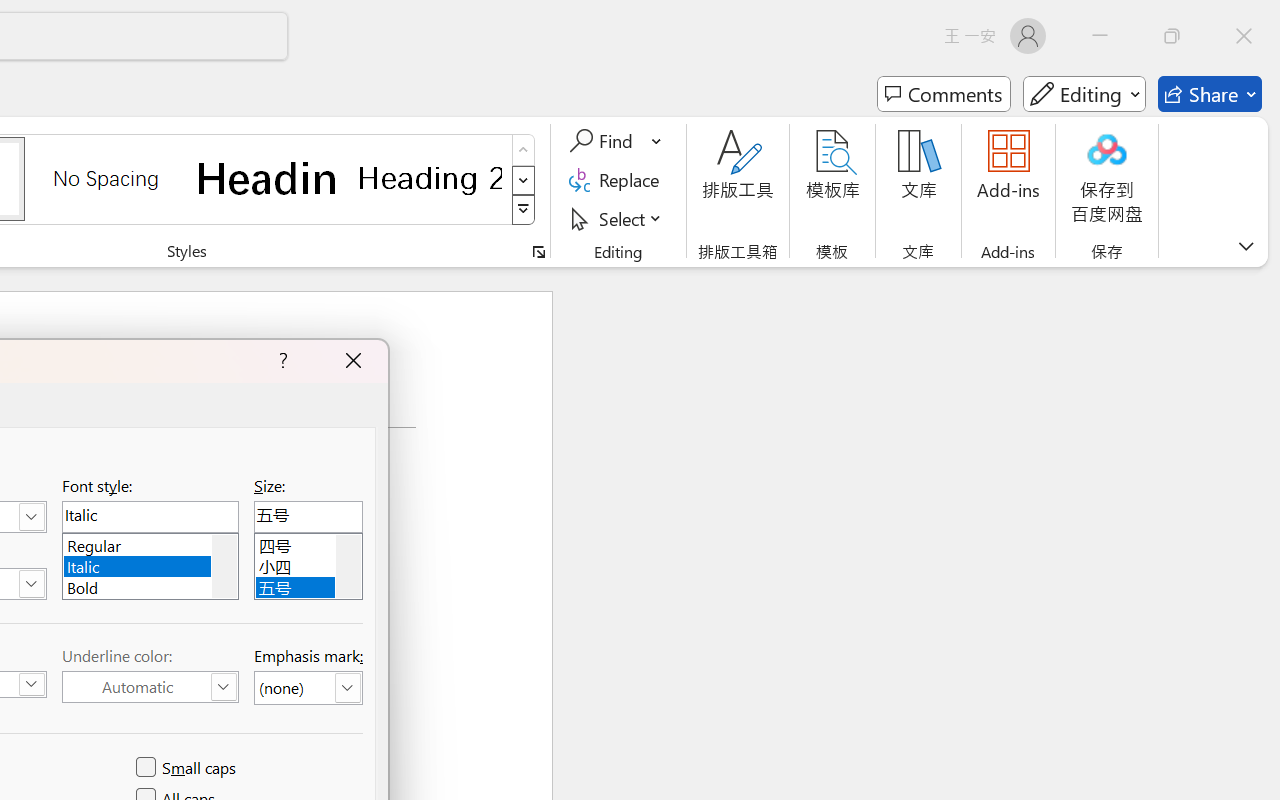 The width and height of the screenshot is (1280, 800). Describe the element at coordinates (188, 767) in the screenshot. I see `'Small caps'` at that location.